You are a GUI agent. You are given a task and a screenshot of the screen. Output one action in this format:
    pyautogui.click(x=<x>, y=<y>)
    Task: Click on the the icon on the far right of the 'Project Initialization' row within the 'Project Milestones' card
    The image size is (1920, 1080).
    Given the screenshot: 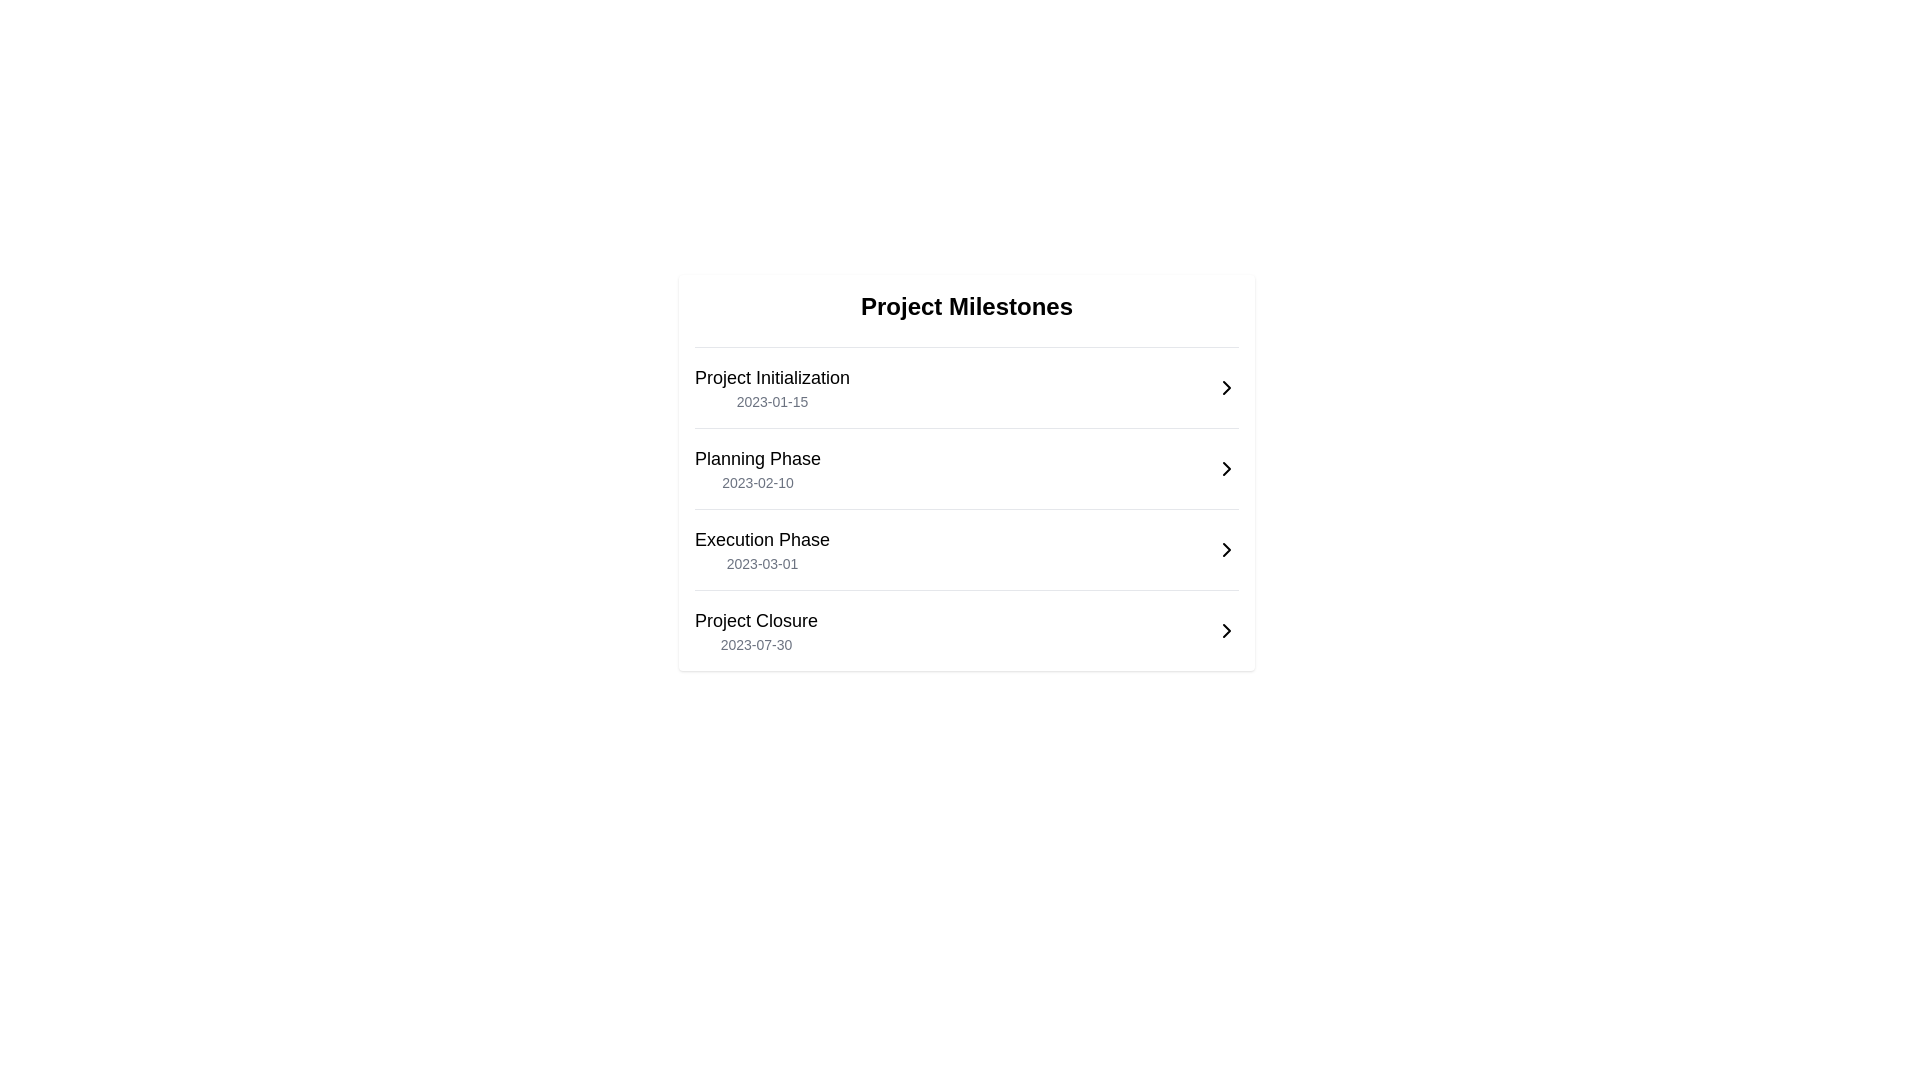 What is the action you would take?
    pyautogui.click(x=1226, y=388)
    